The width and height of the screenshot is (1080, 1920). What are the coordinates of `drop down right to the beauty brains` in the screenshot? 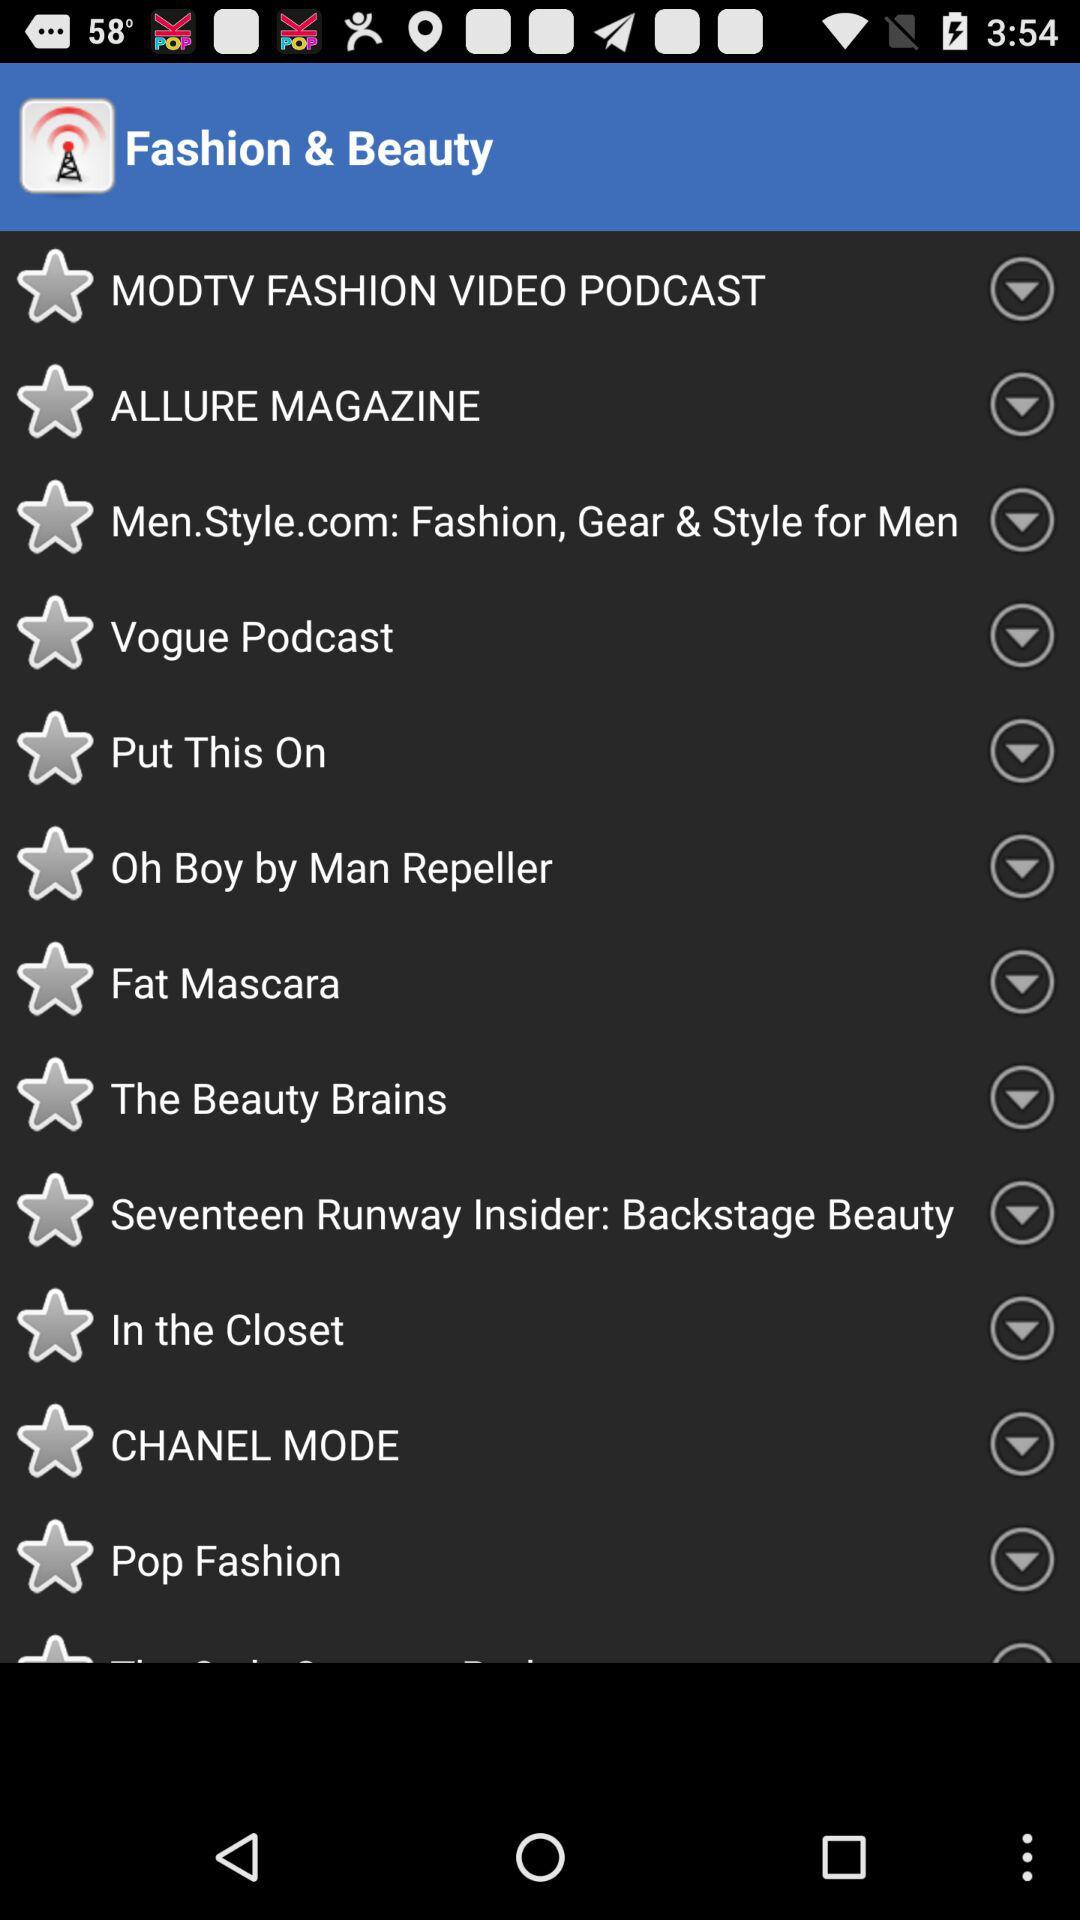 It's located at (1022, 1096).